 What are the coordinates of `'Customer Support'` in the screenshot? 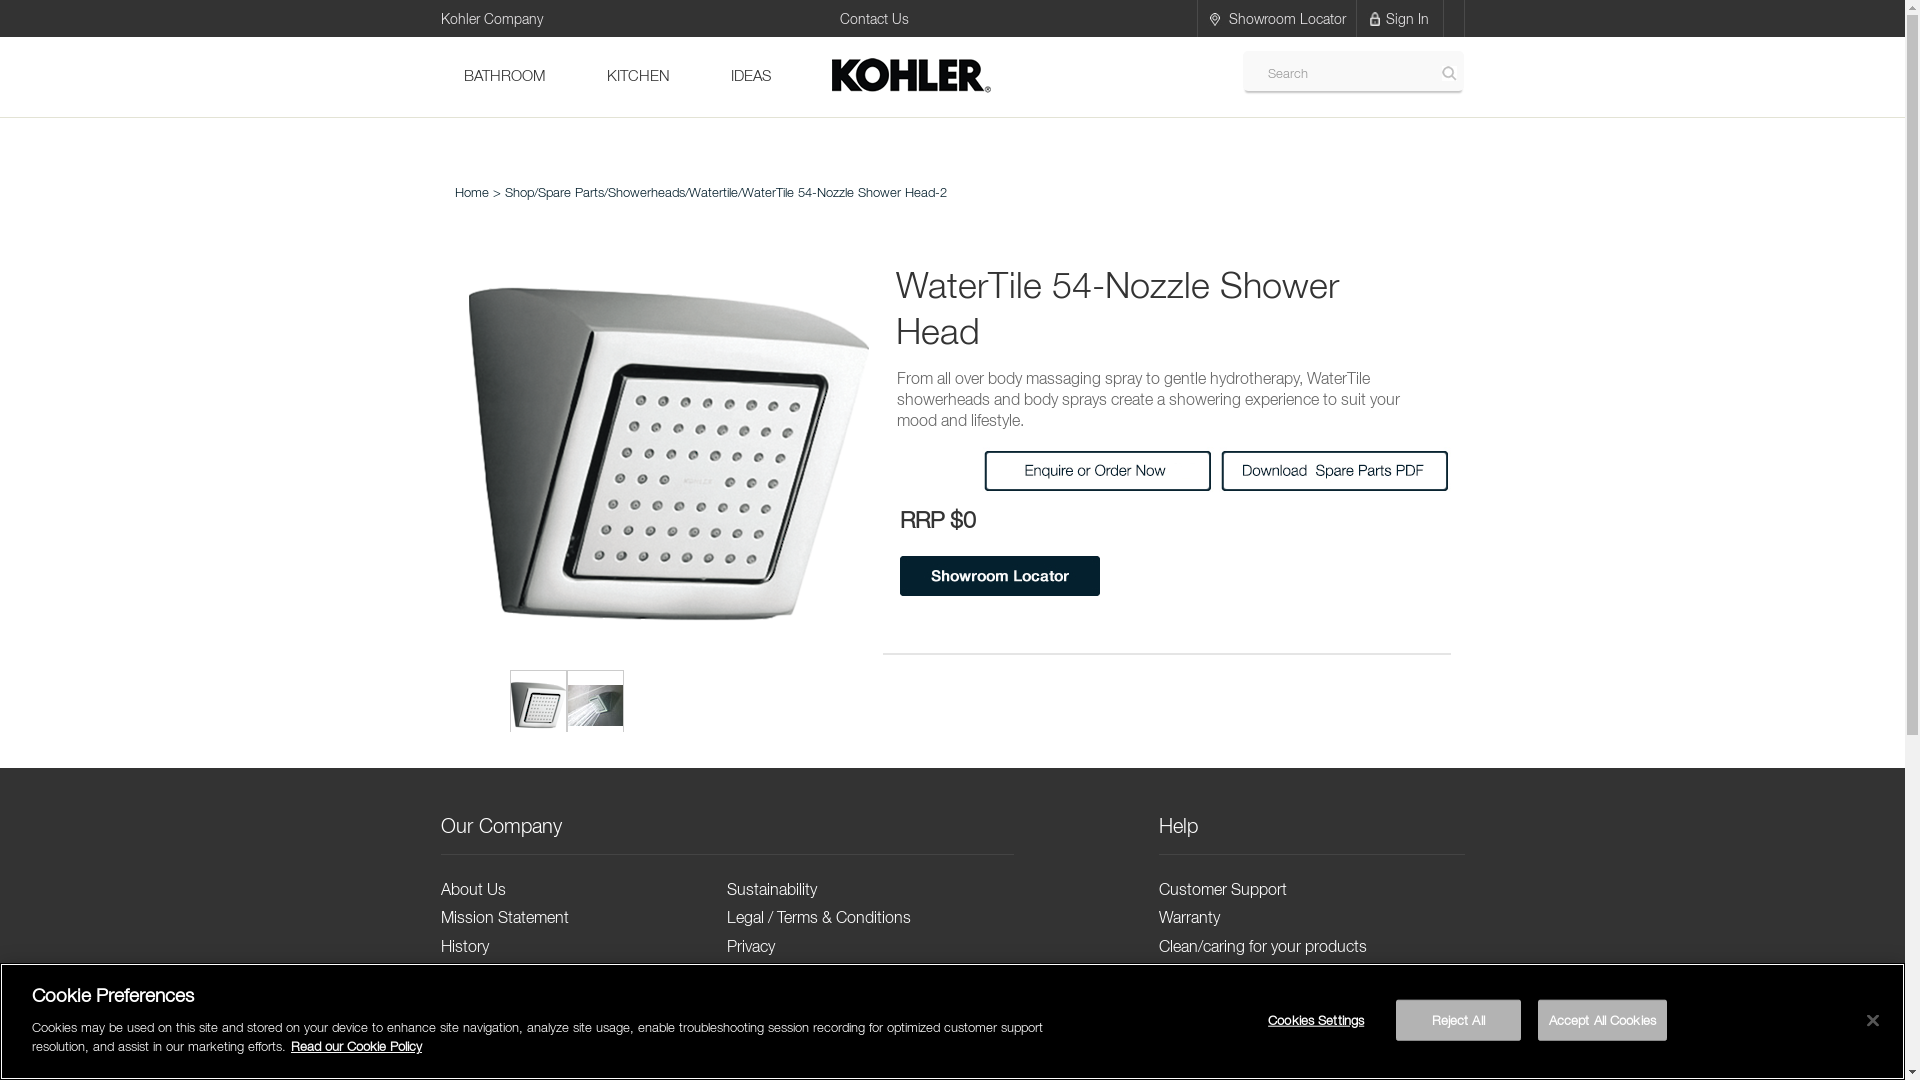 It's located at (1222, 887).